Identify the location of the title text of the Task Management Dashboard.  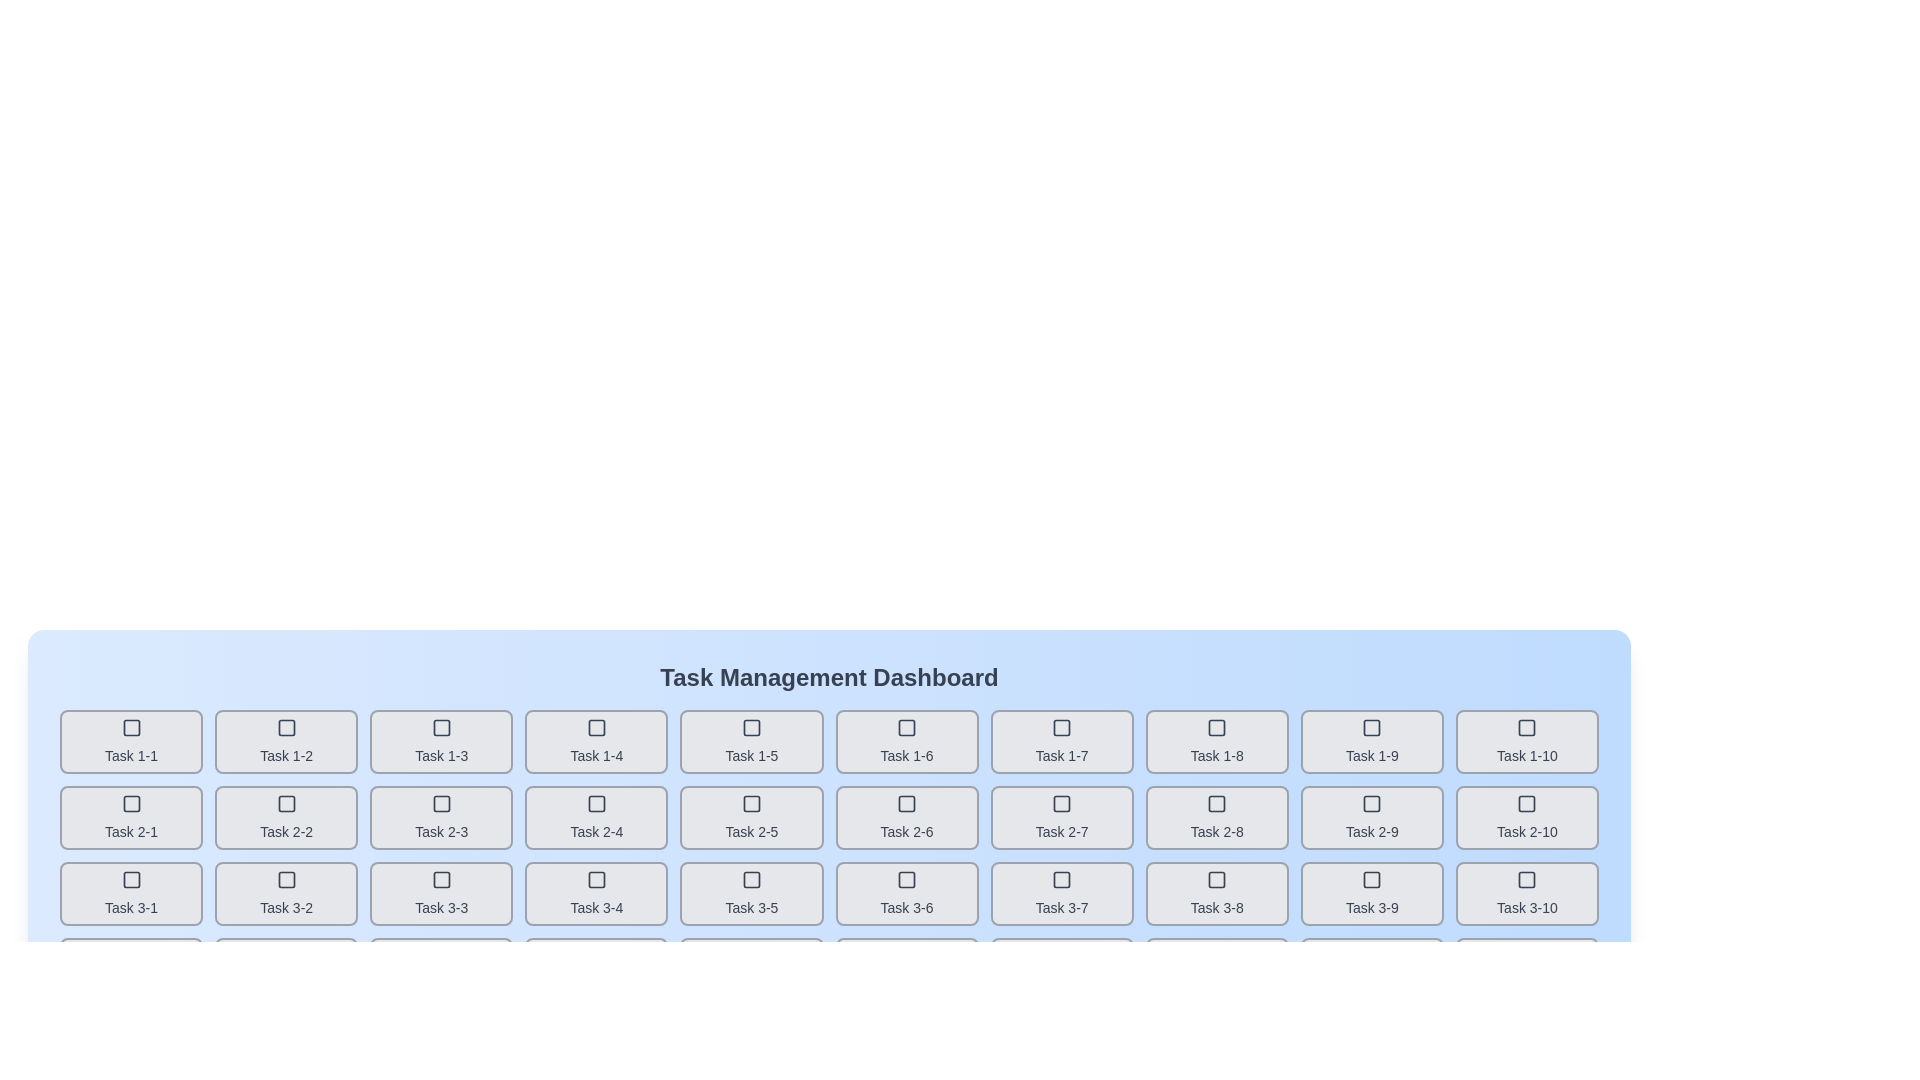
(829, 677).